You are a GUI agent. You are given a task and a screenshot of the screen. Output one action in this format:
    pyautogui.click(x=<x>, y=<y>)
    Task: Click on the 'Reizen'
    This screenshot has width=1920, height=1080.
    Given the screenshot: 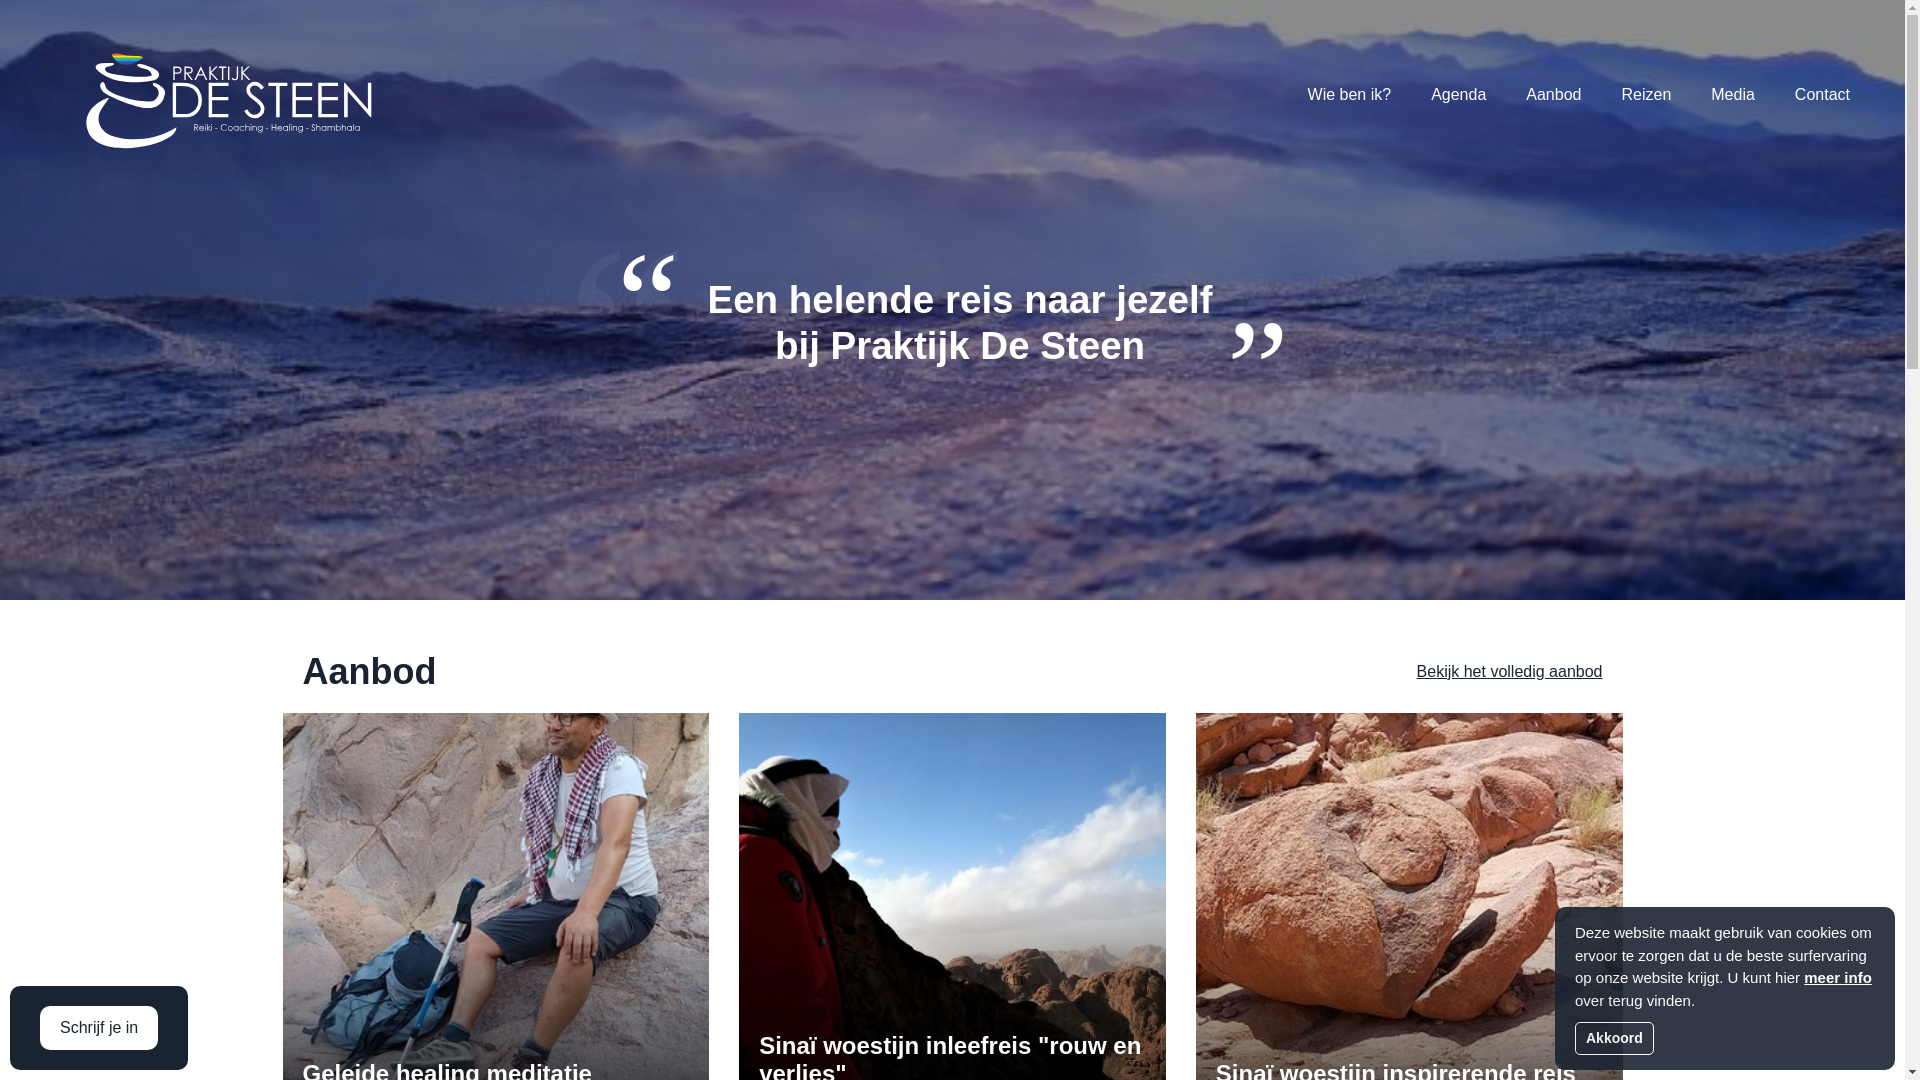 What is the action you would take?
    pyautogui.click(x=1646, y=95)
    